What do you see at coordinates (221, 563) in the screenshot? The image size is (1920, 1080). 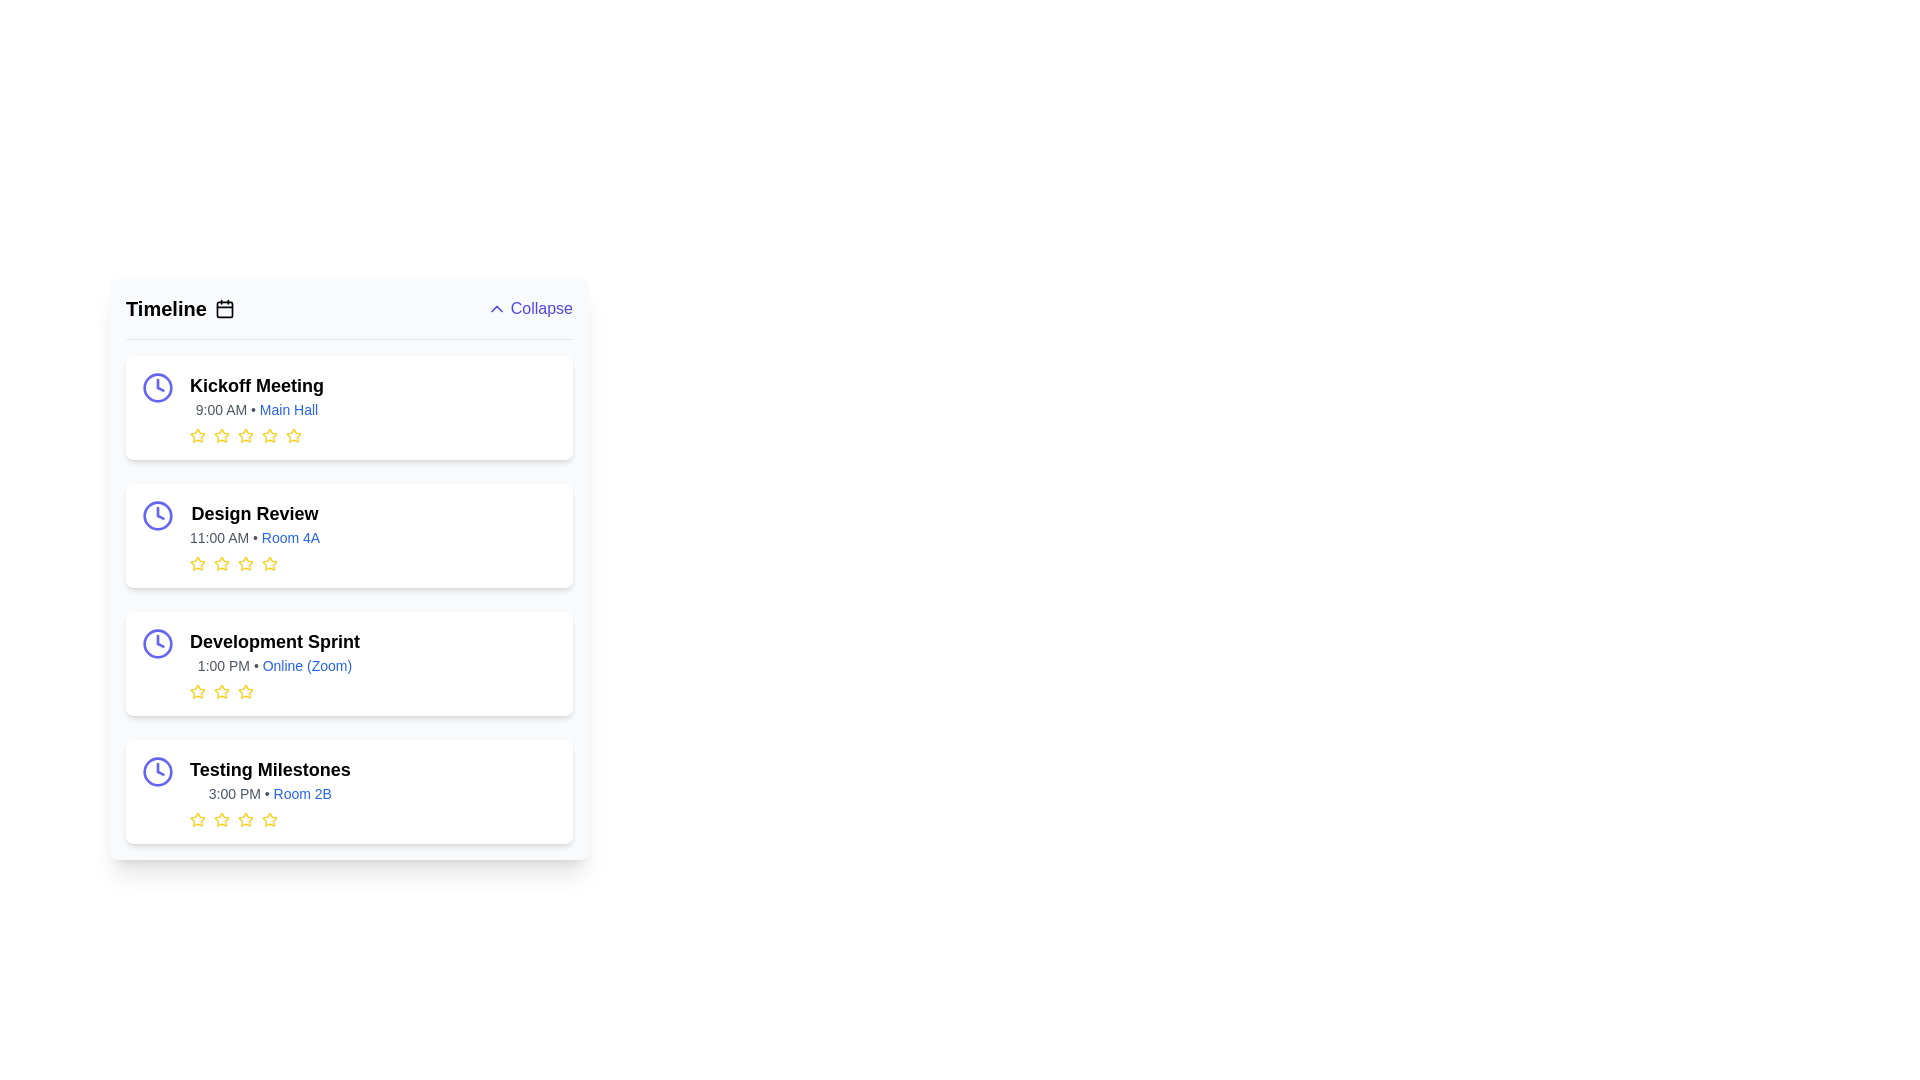 I see `the third star icon in the 'Design Review' section` at bounding box center [221, 563].